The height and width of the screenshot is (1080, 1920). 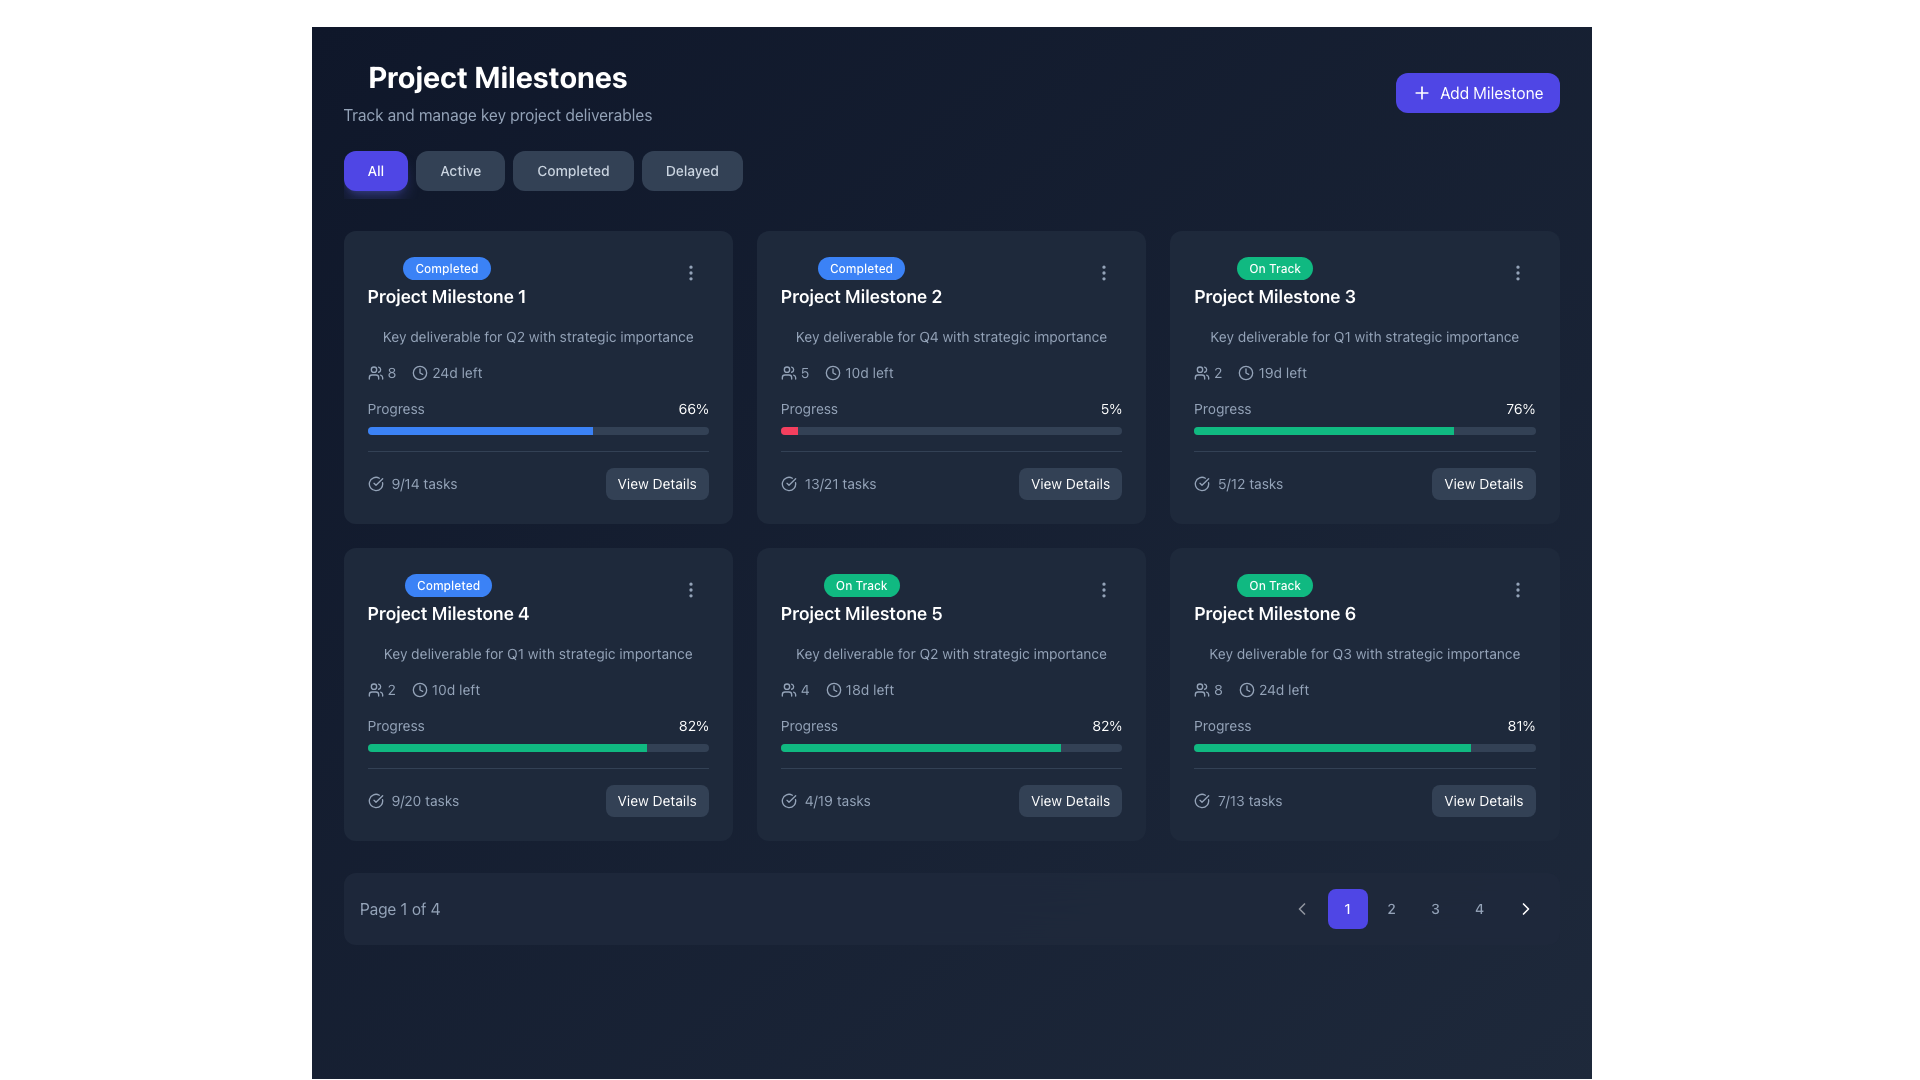 What do you see at coordinates (1106, 725) in the screenshot?
I see `the text label displaying '82%' in white font, located next to the word 'Progress' within the 'Project Milestone 5' card` at bounding box center [1106, 725].